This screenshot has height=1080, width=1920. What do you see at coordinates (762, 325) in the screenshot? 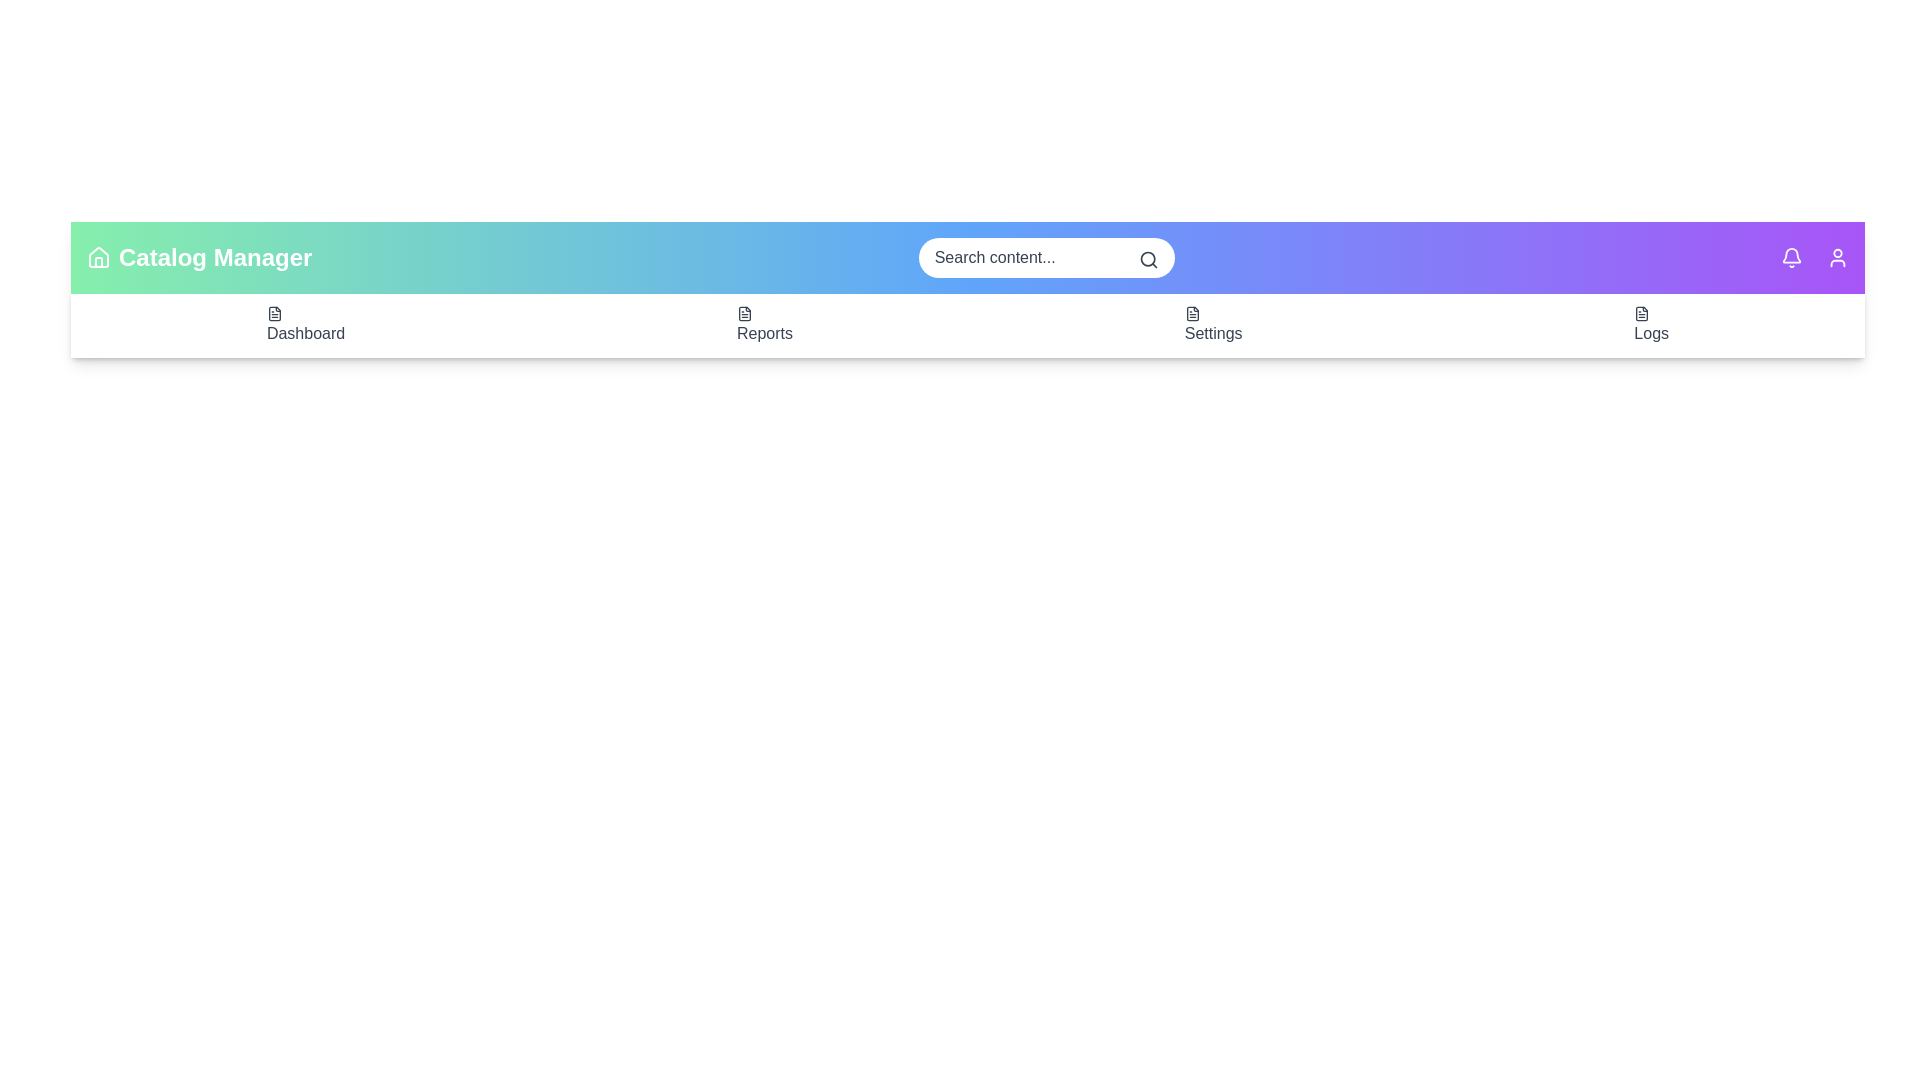
I see `the 'Reports' menu item to view reports` at bounding box center [762, 325].